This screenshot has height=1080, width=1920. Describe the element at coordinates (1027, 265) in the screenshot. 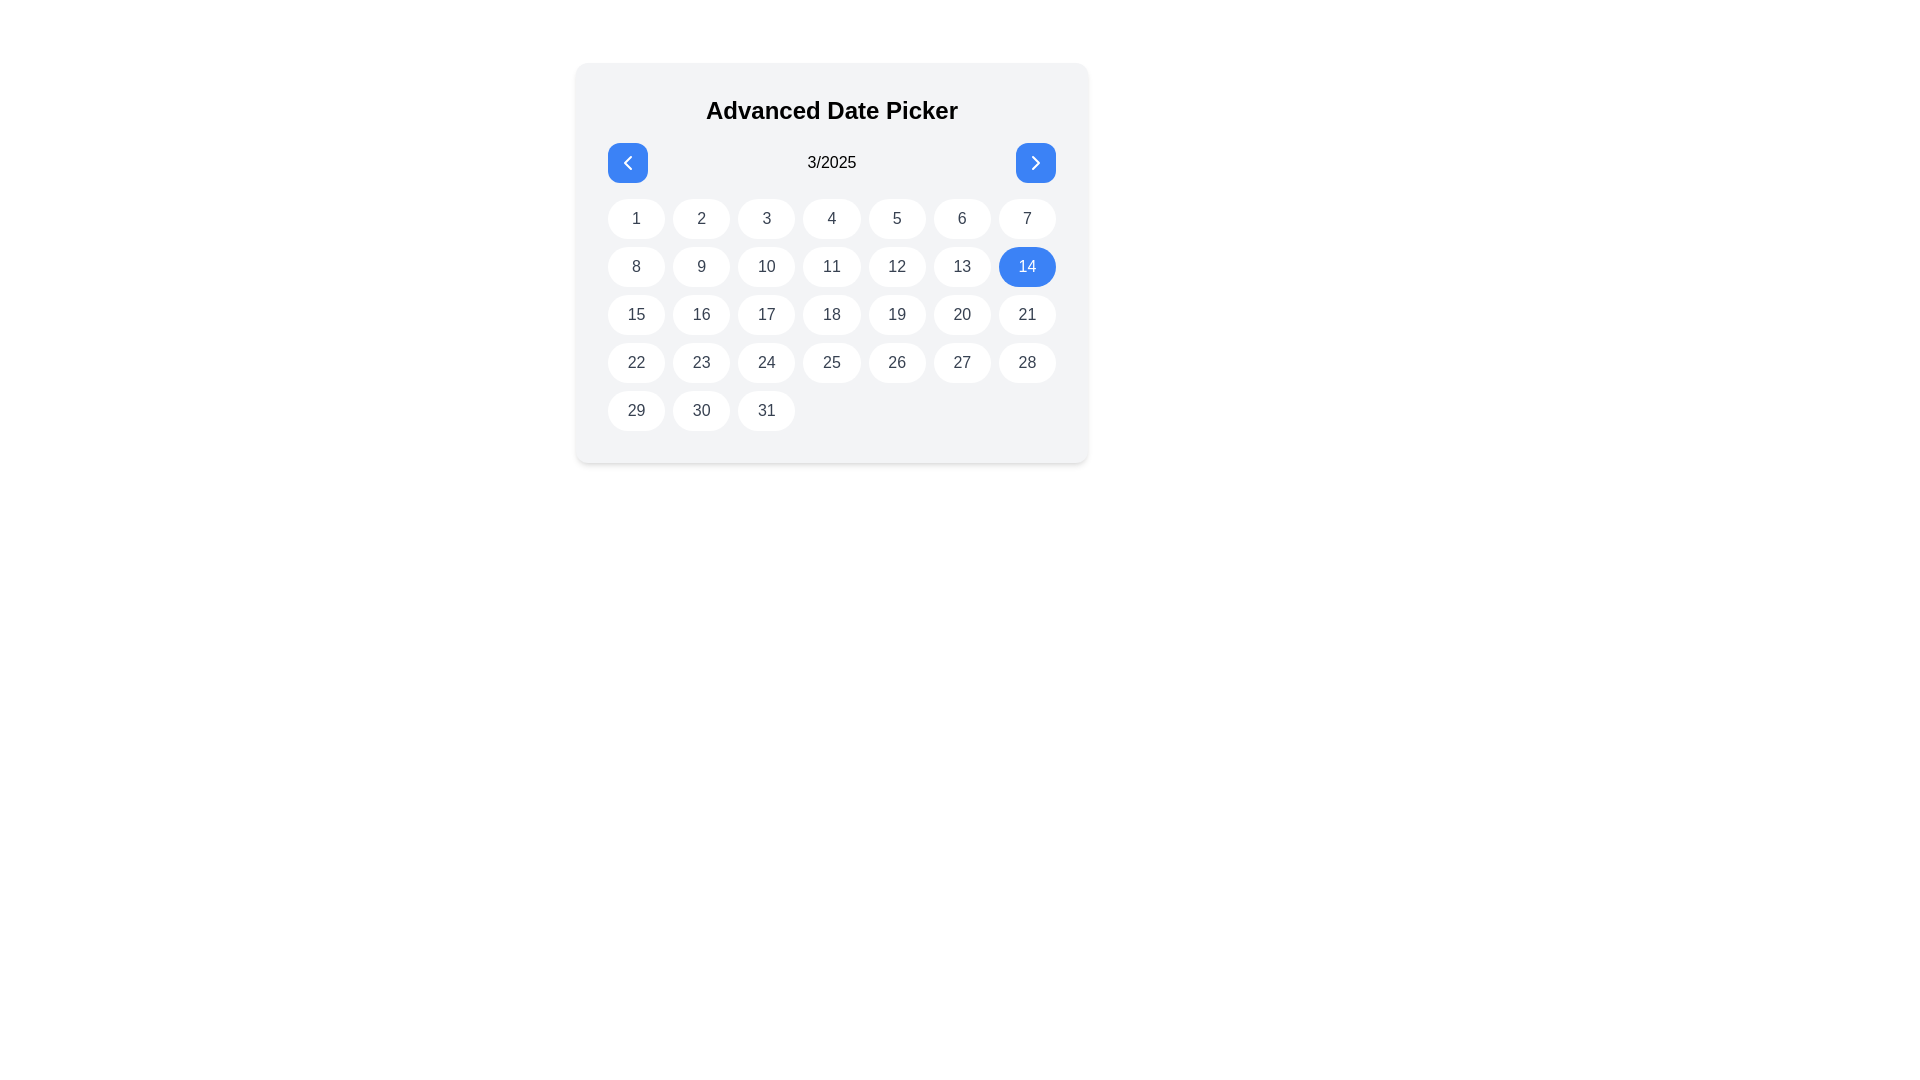

I see `the interactive button displaying the number '14' in the calendar component` at that location.